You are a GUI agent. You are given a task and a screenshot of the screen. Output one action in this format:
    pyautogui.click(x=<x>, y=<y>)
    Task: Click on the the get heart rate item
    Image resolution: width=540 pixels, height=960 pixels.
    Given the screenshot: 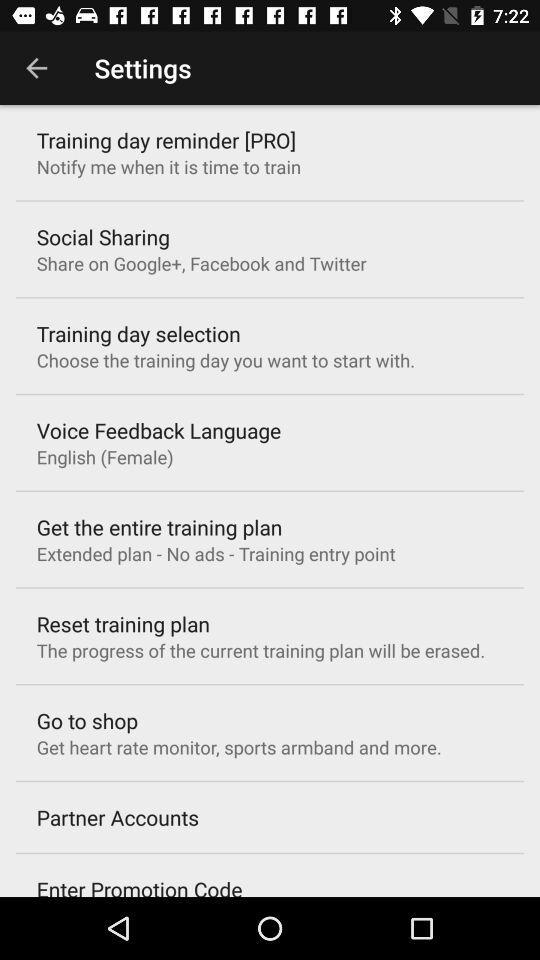 What is the action you would take?
    pyautogui.click(x=239, y=746)
    